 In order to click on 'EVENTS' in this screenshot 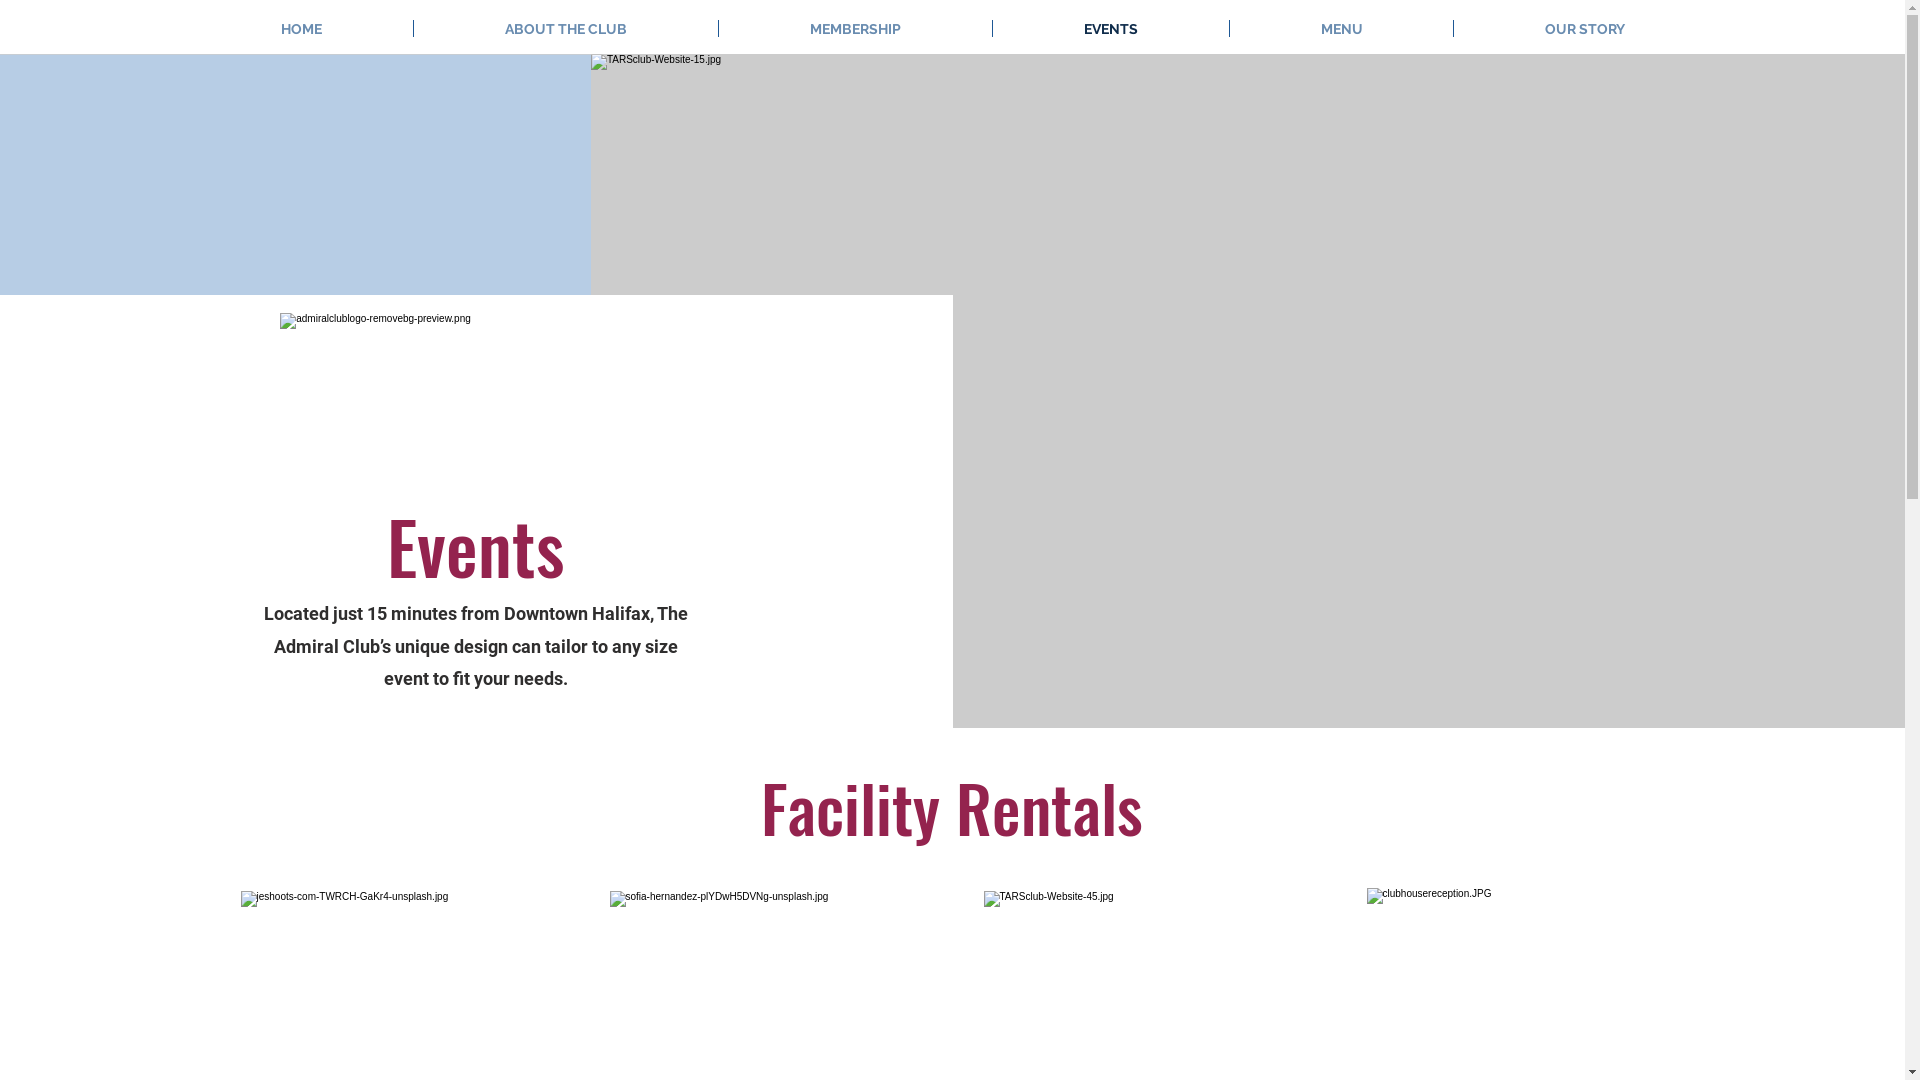, I will do `click(1109, 28)`.